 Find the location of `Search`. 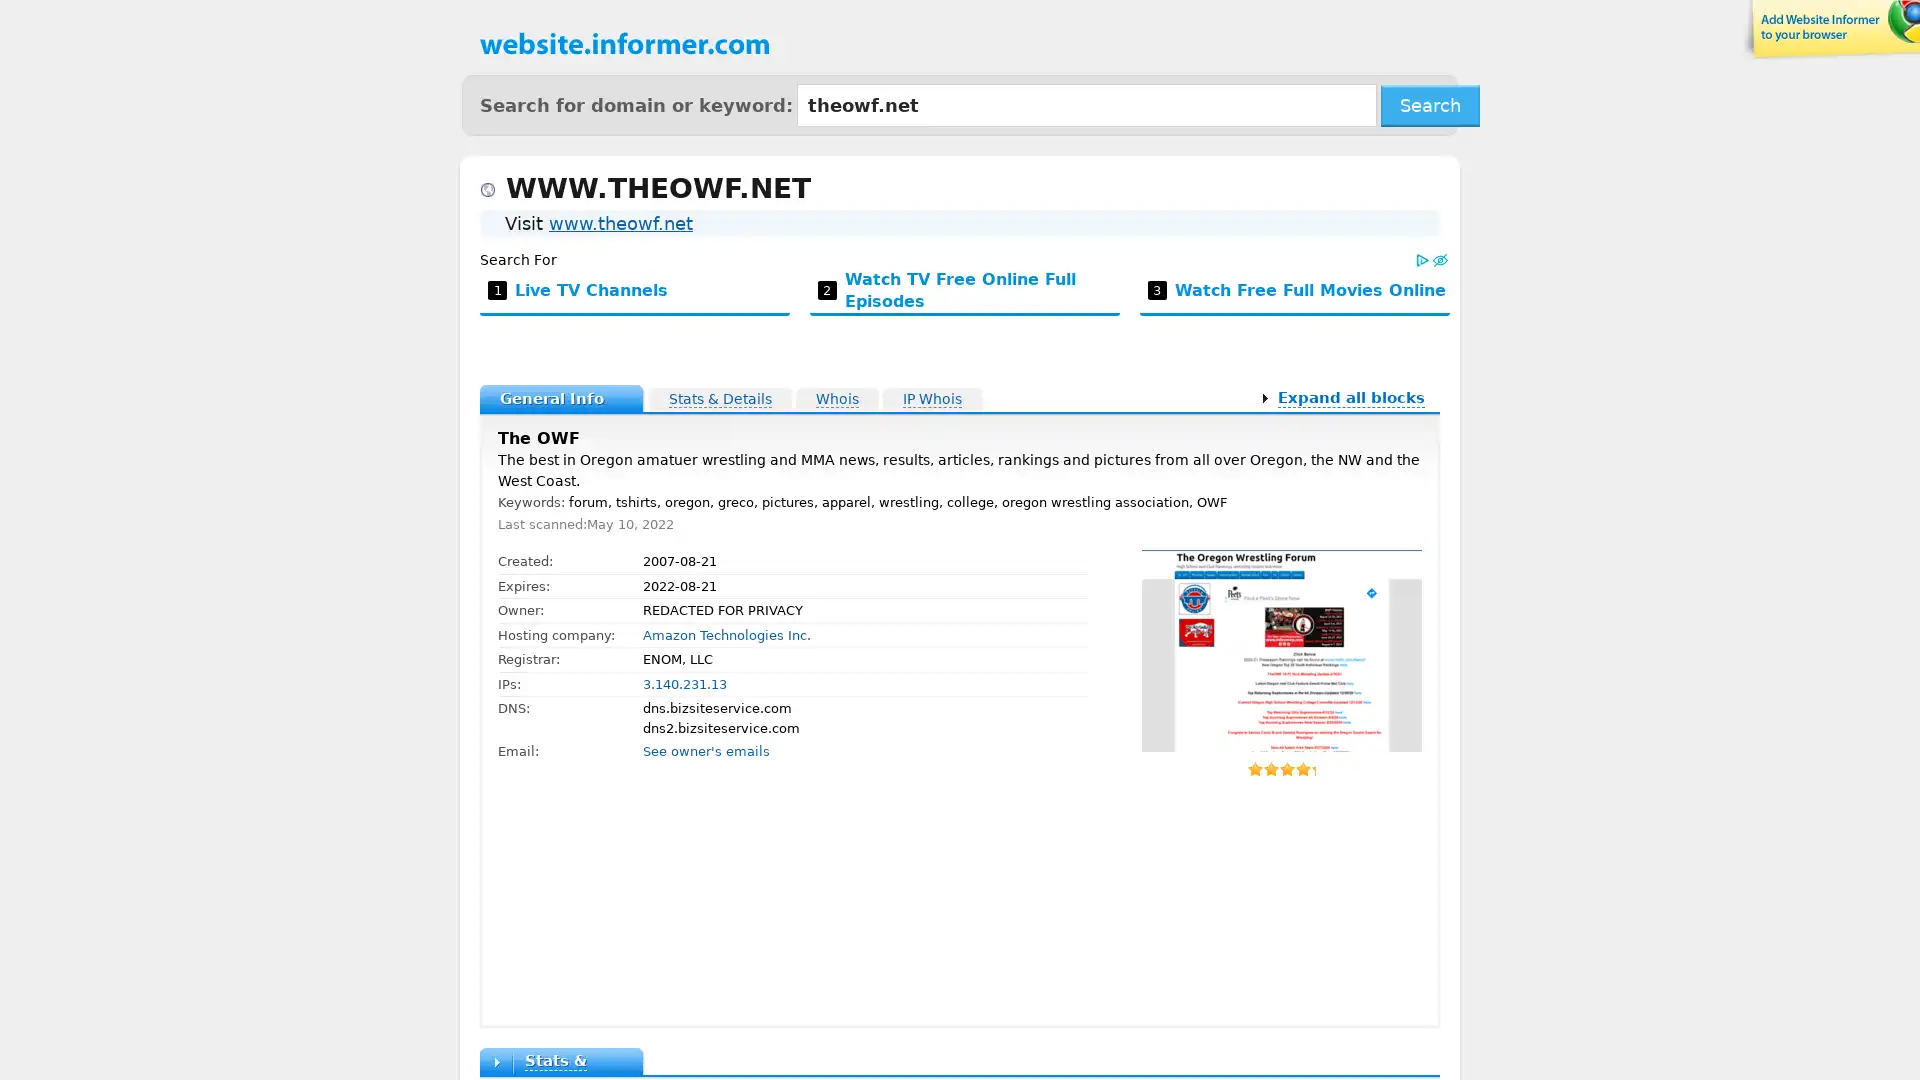

Search is located at coordinates (1429, 104).